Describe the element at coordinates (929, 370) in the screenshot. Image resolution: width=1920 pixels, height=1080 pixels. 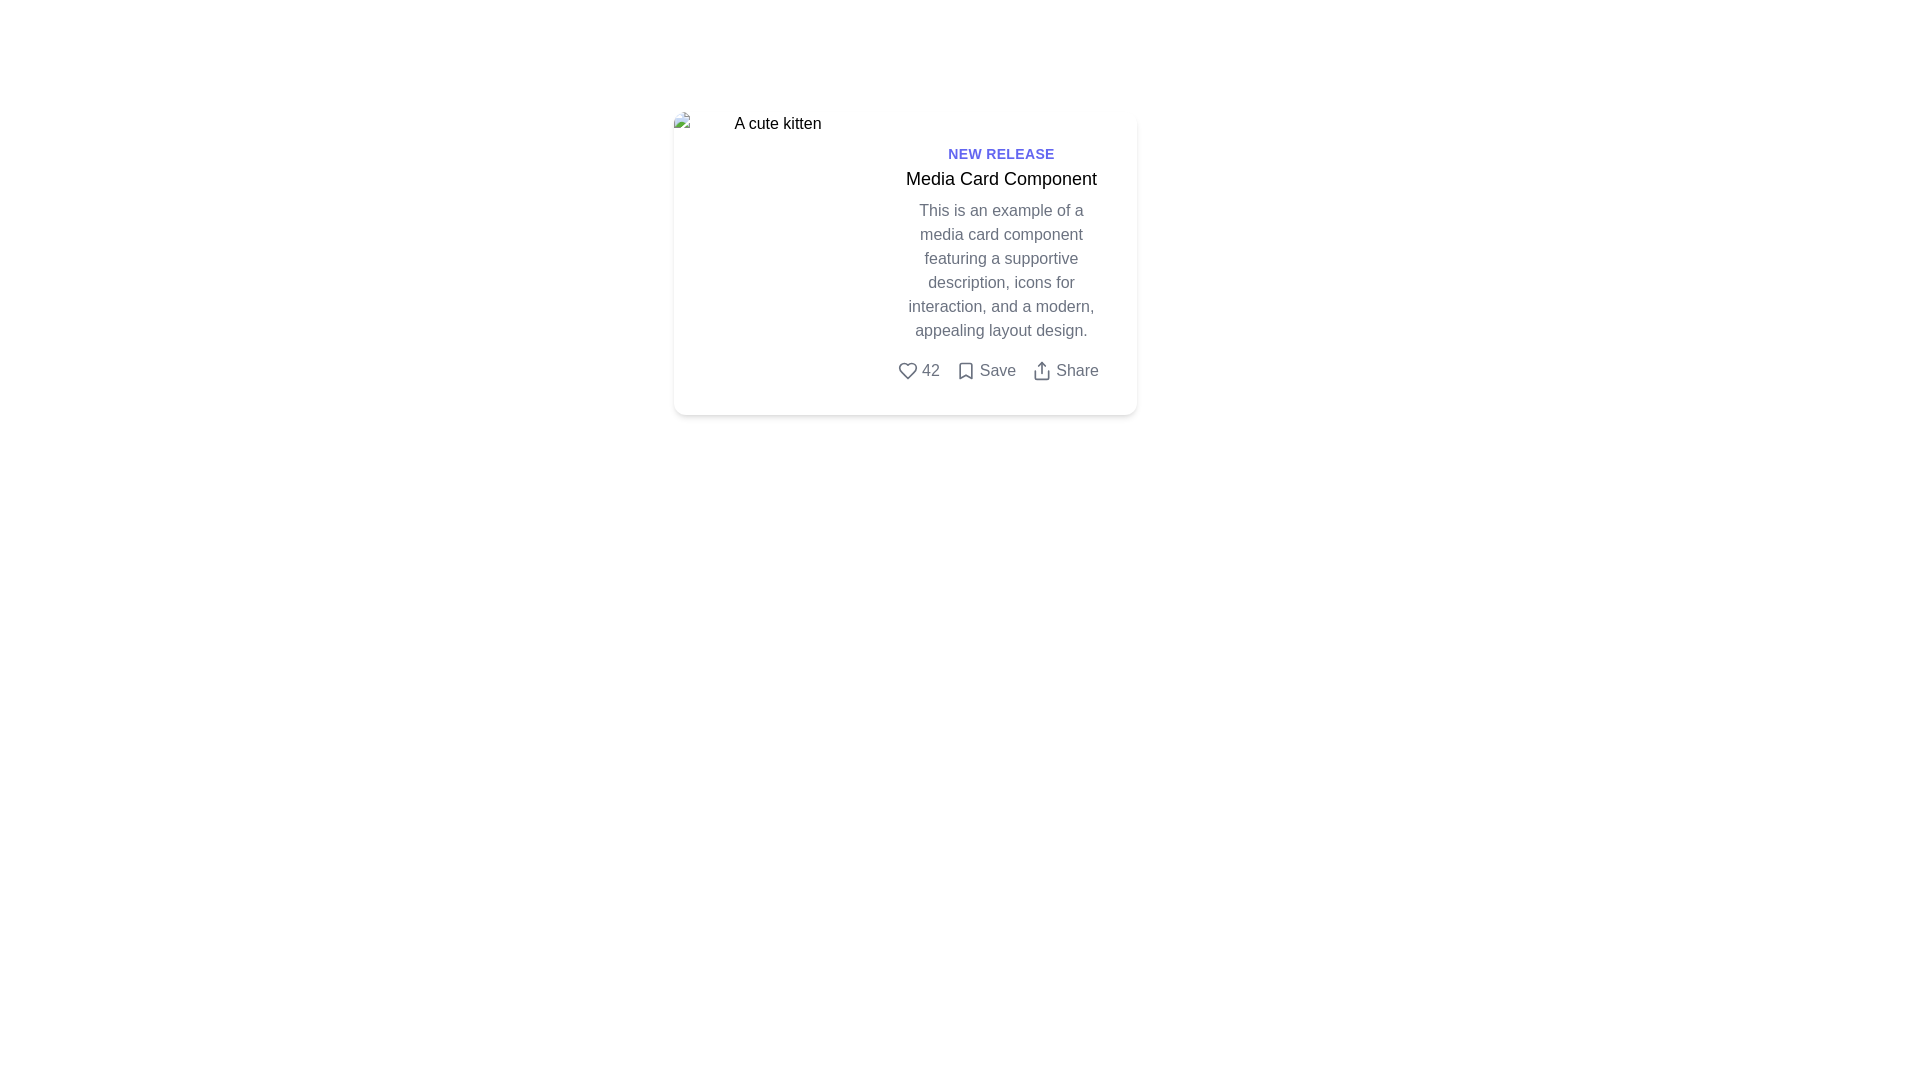
I see `text displayed in the label that shows the number of favorites or likes, positioned to the right of the heart icon in the lower central area of the card interface` at that location.